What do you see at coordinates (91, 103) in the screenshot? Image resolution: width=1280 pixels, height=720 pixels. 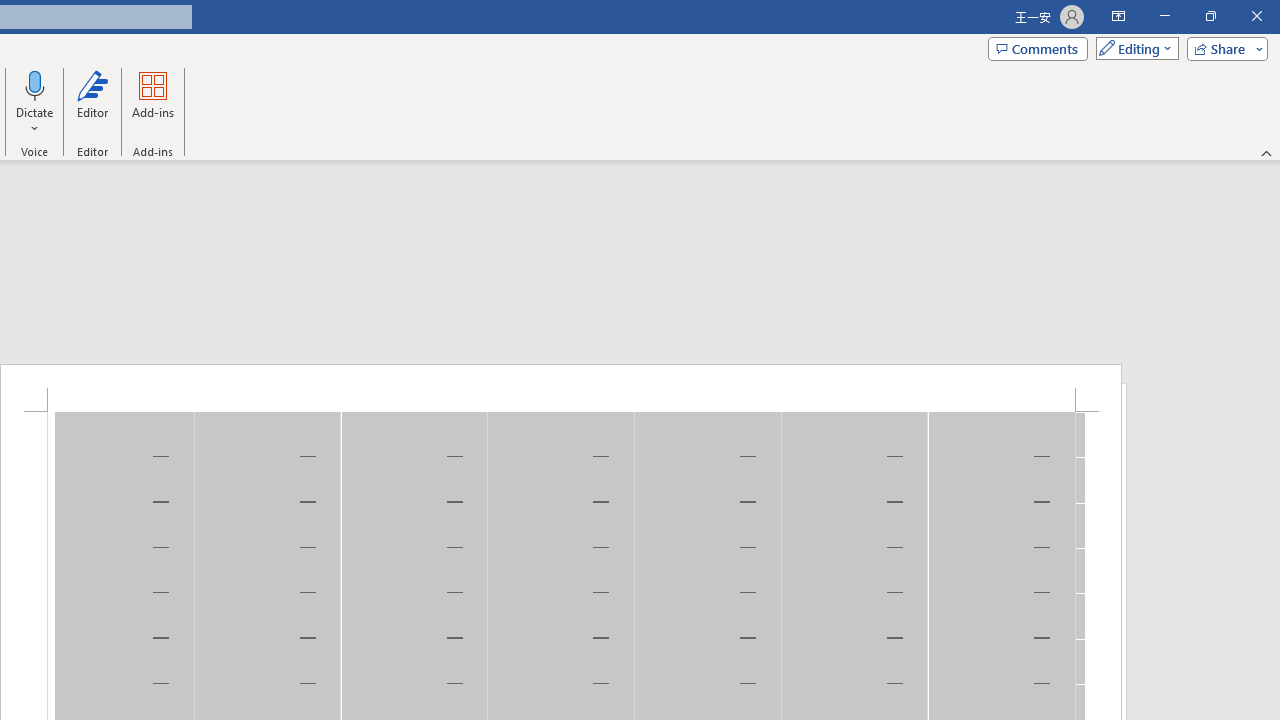 I see `'Editor'` at bounding box center [91, 103].